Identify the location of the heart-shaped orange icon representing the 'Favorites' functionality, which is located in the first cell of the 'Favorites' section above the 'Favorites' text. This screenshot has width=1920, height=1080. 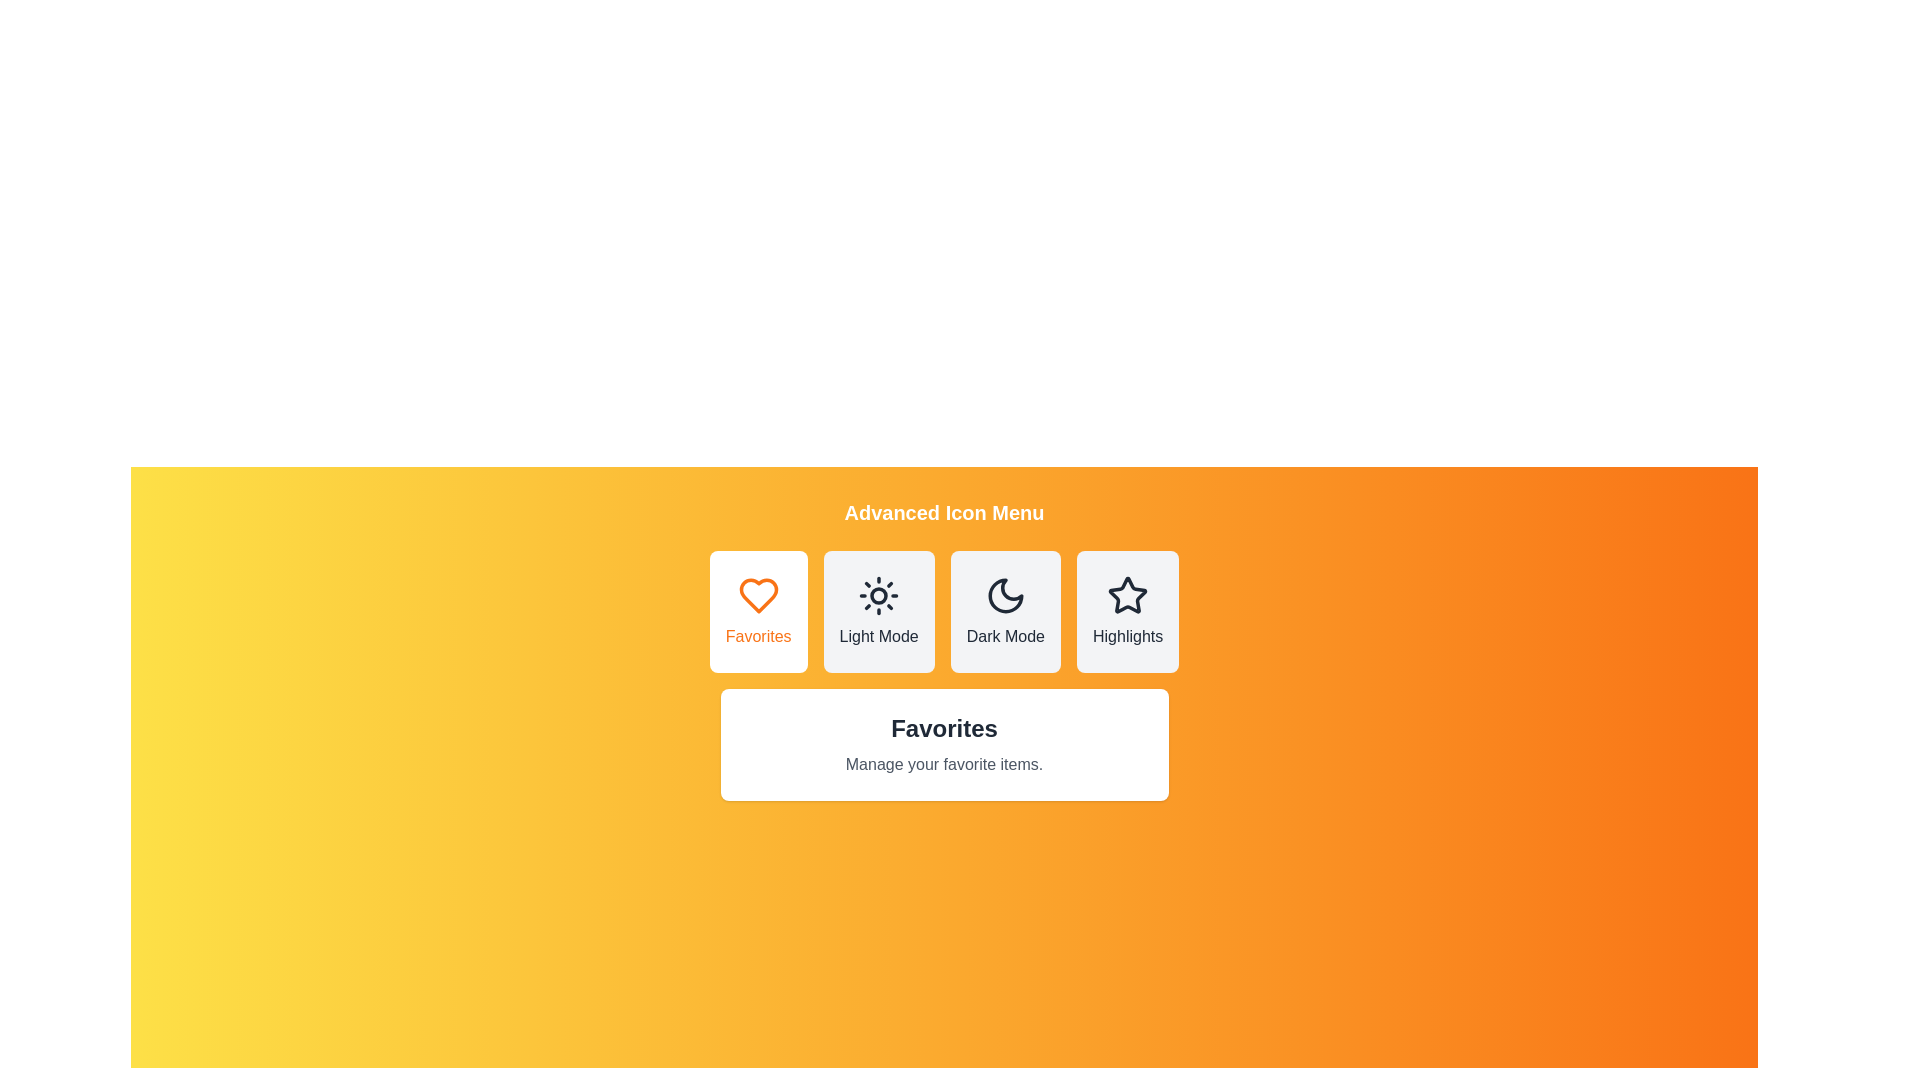
(757, 595).